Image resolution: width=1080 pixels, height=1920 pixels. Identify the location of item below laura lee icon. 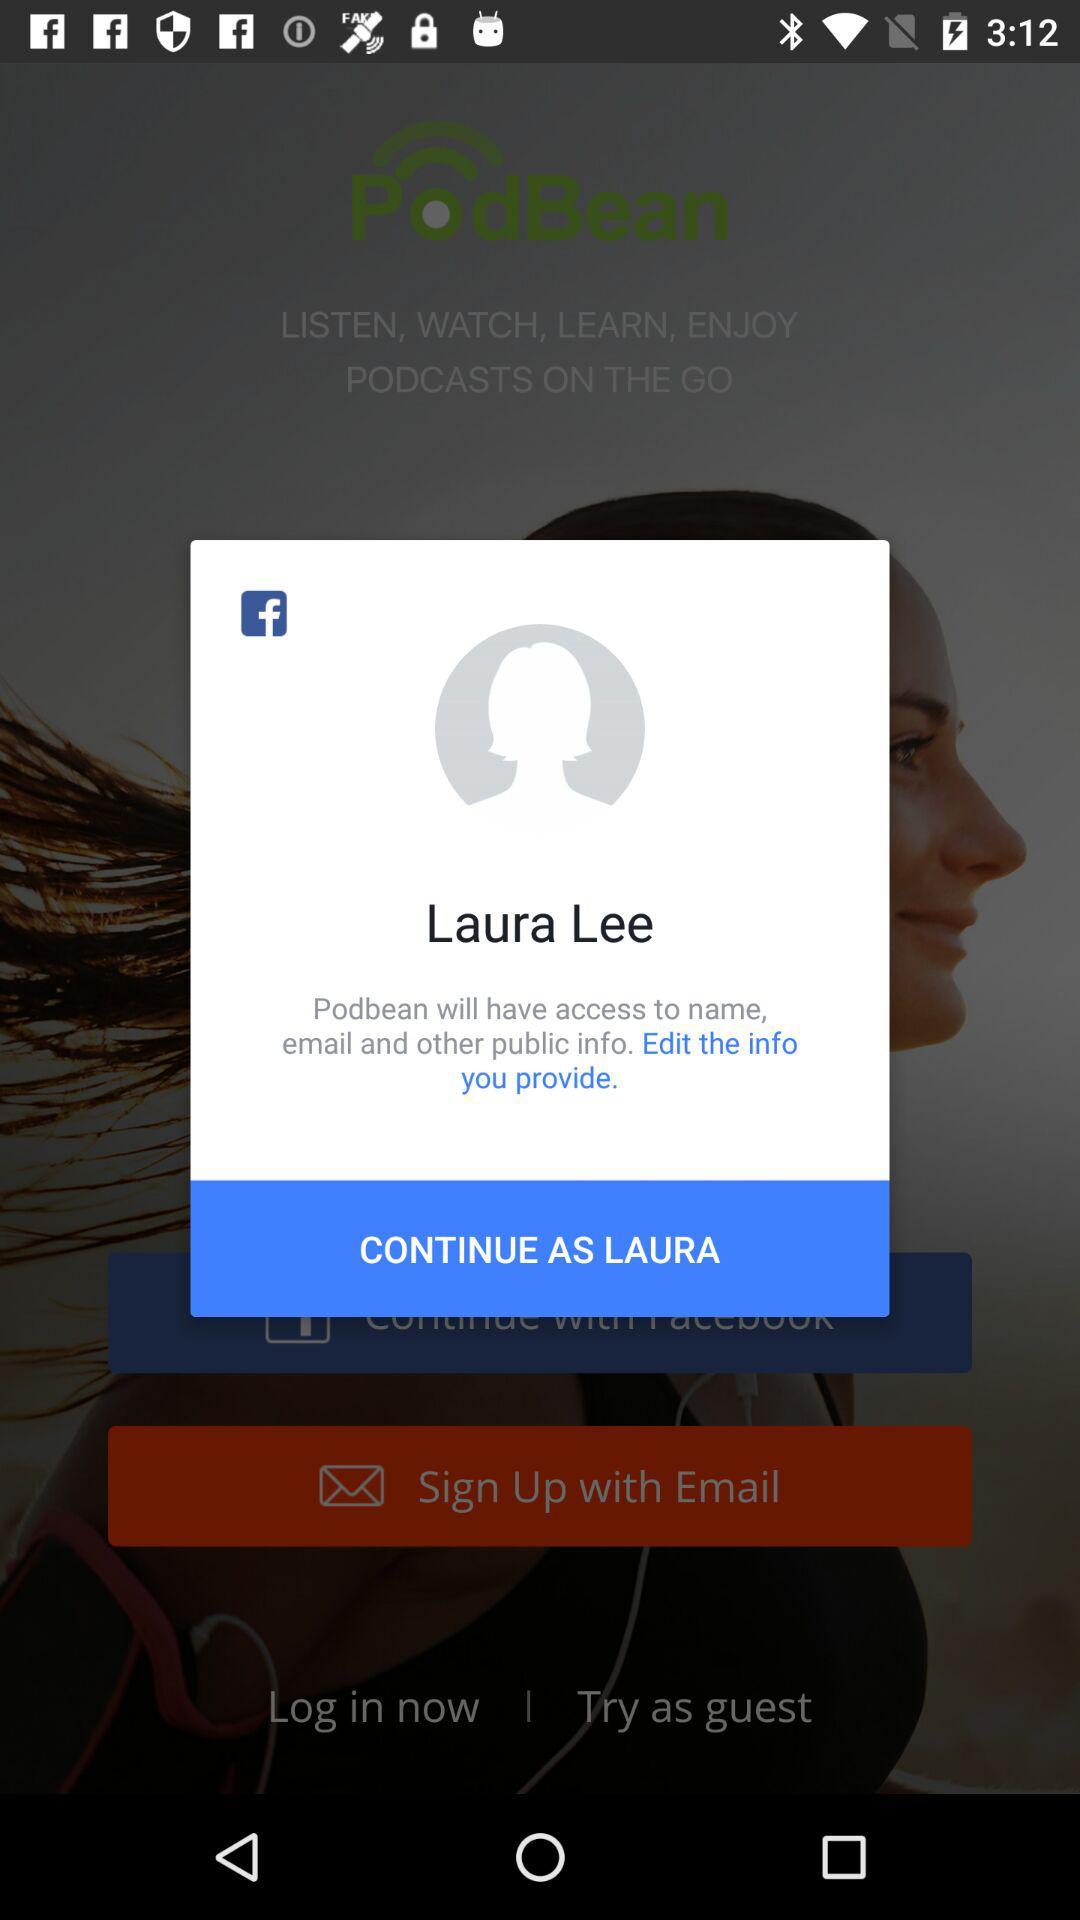
(540, 1041).